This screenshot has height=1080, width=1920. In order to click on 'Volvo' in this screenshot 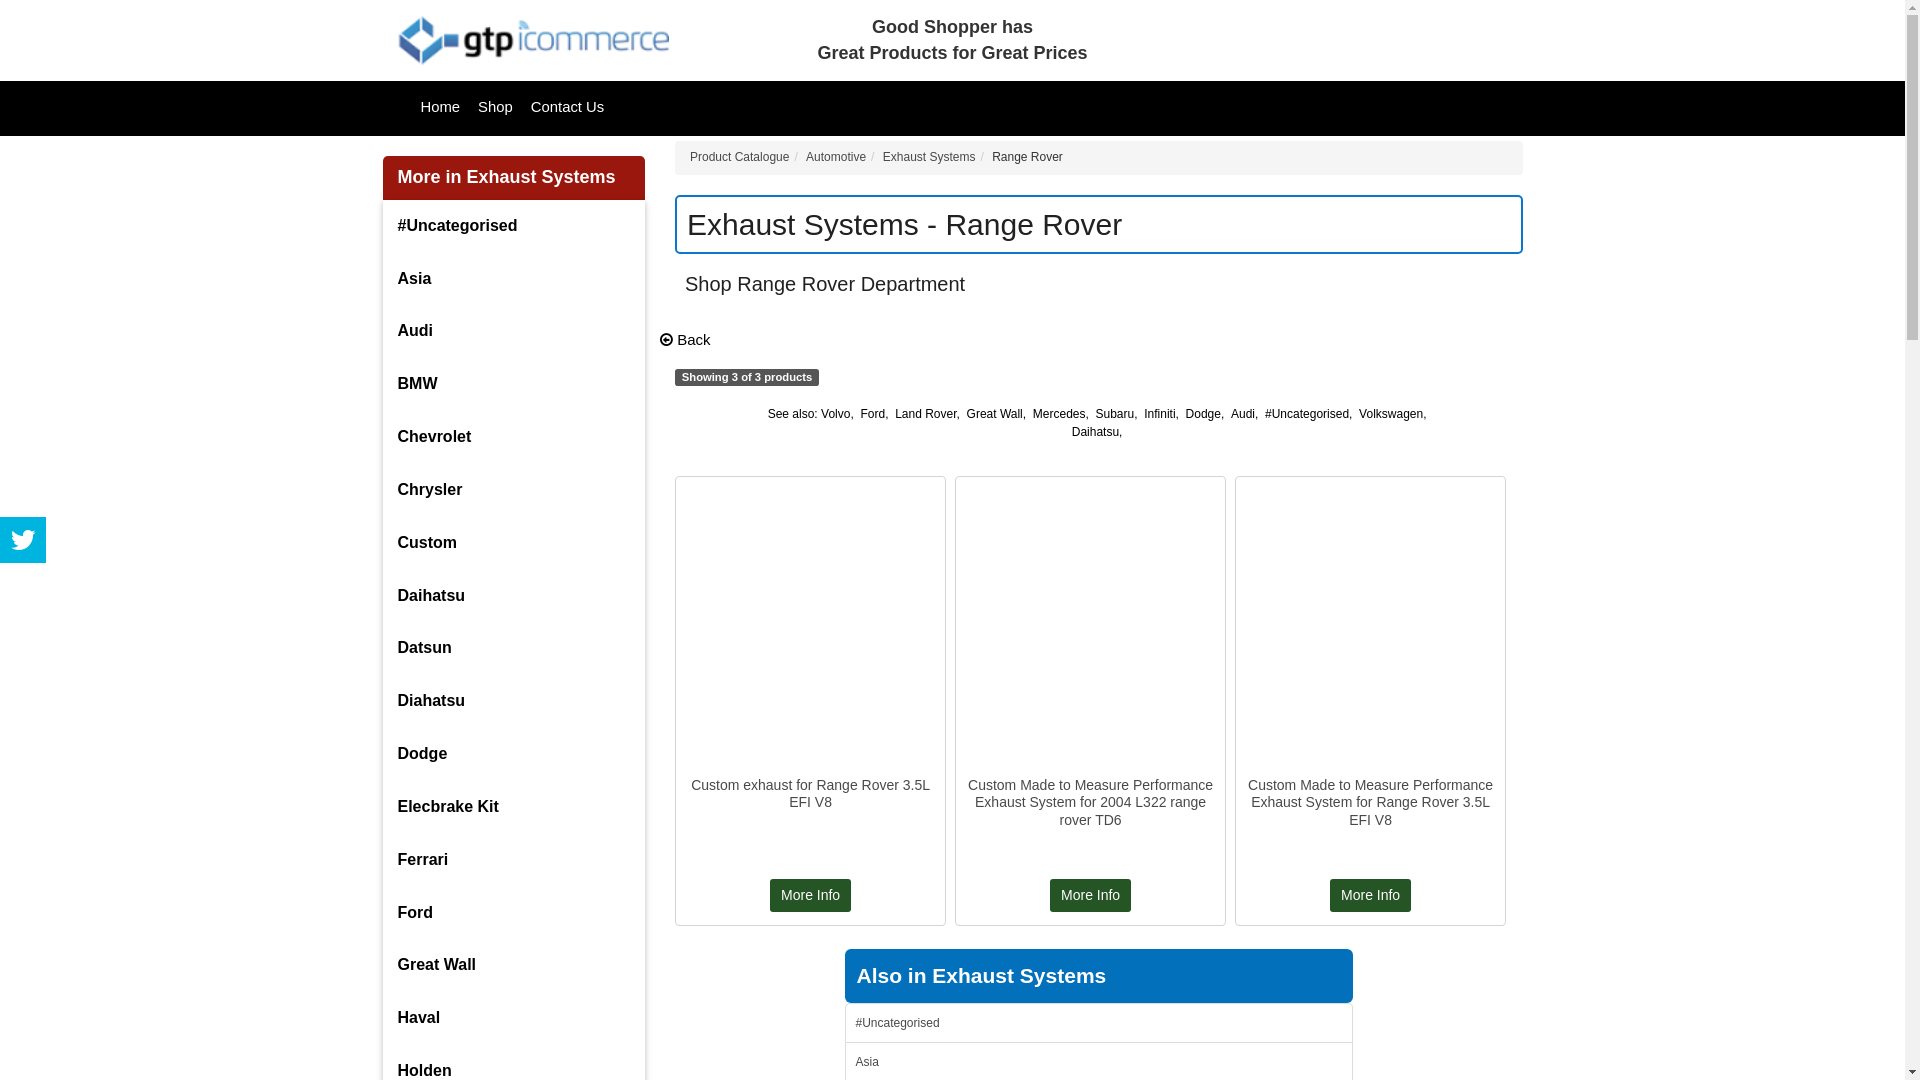, I will do `click(835, 412)`.